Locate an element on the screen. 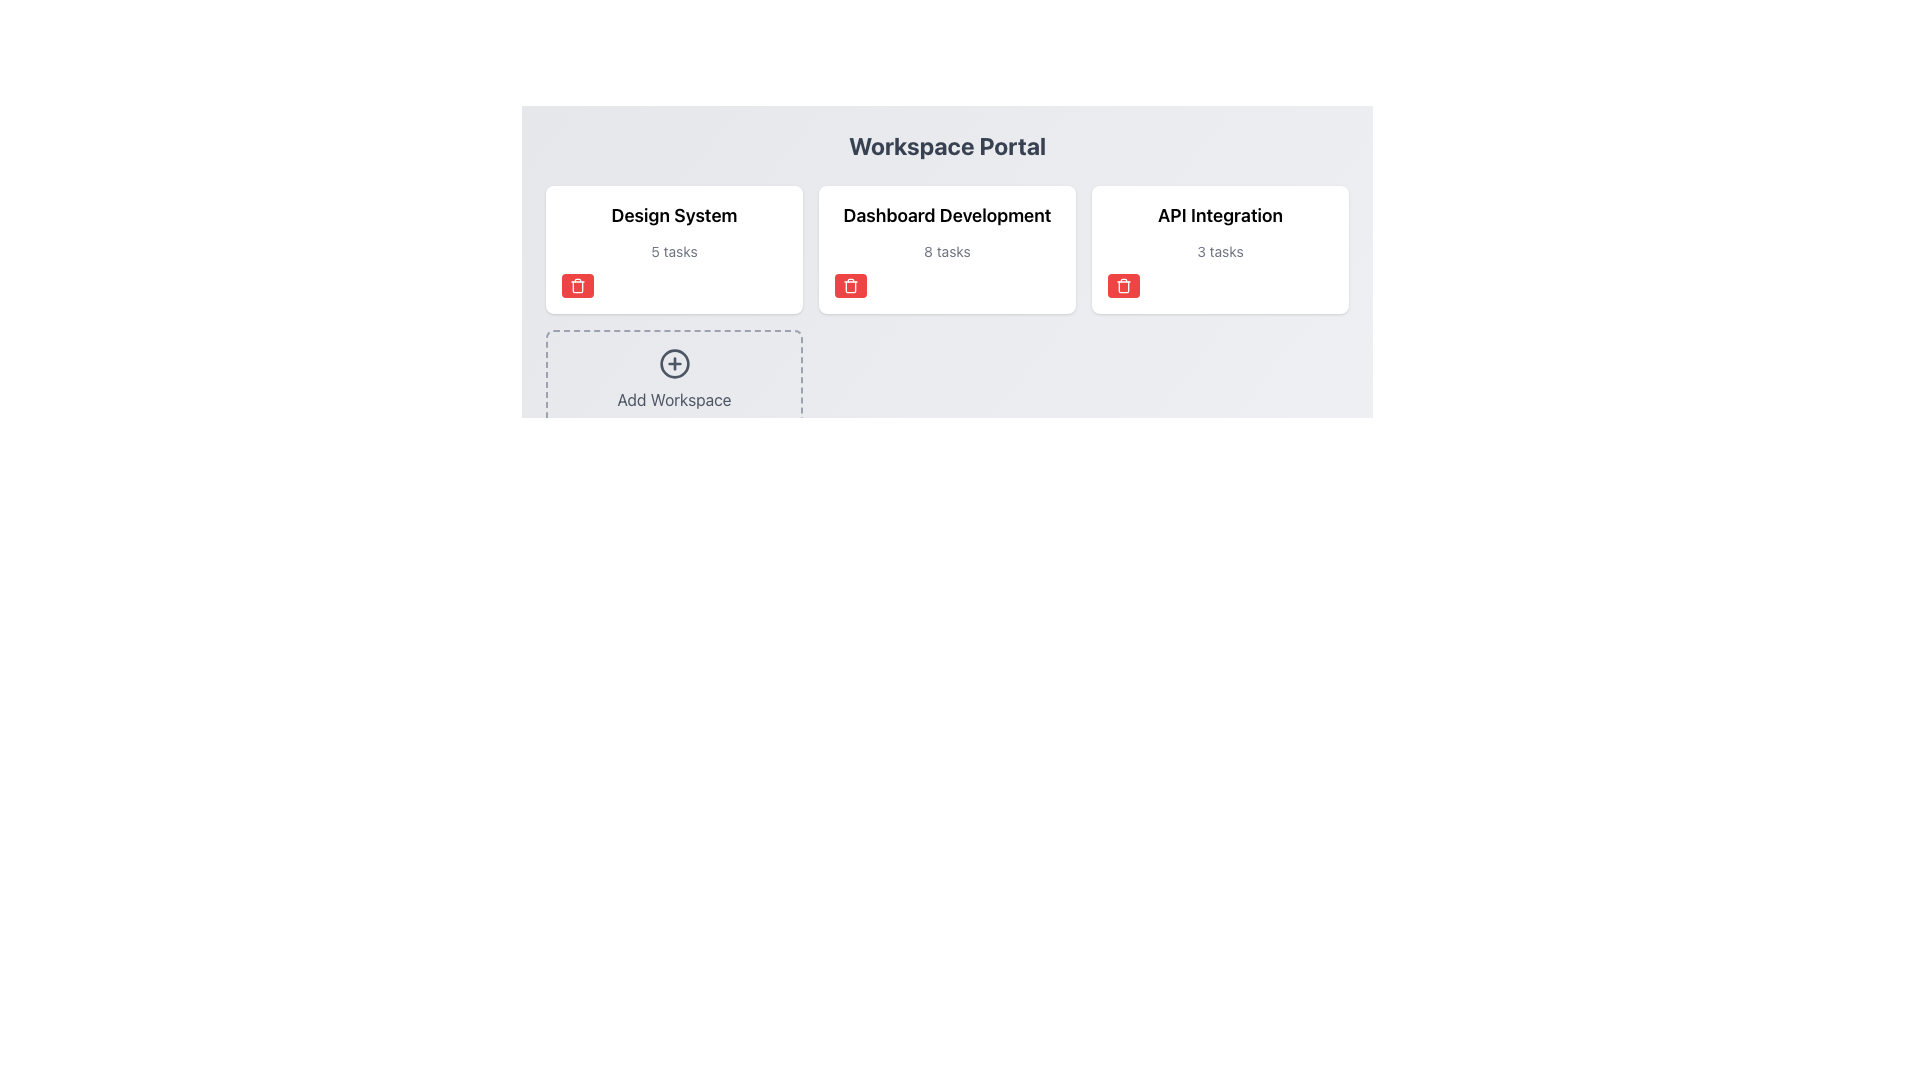 The width and height of the screenshot is (1920, 1080). the trash icon located in the top left corner of the first delete button to initiate a delete action for the associated item in the workspace is located at coordinates (576, 285).